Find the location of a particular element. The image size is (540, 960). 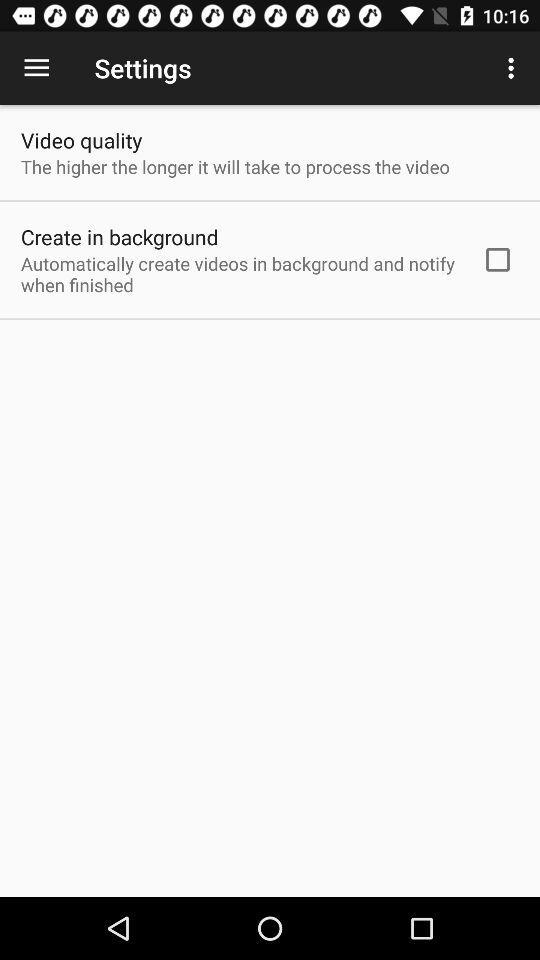

the item above the the higher the icon is located at coordinates (80, 139).